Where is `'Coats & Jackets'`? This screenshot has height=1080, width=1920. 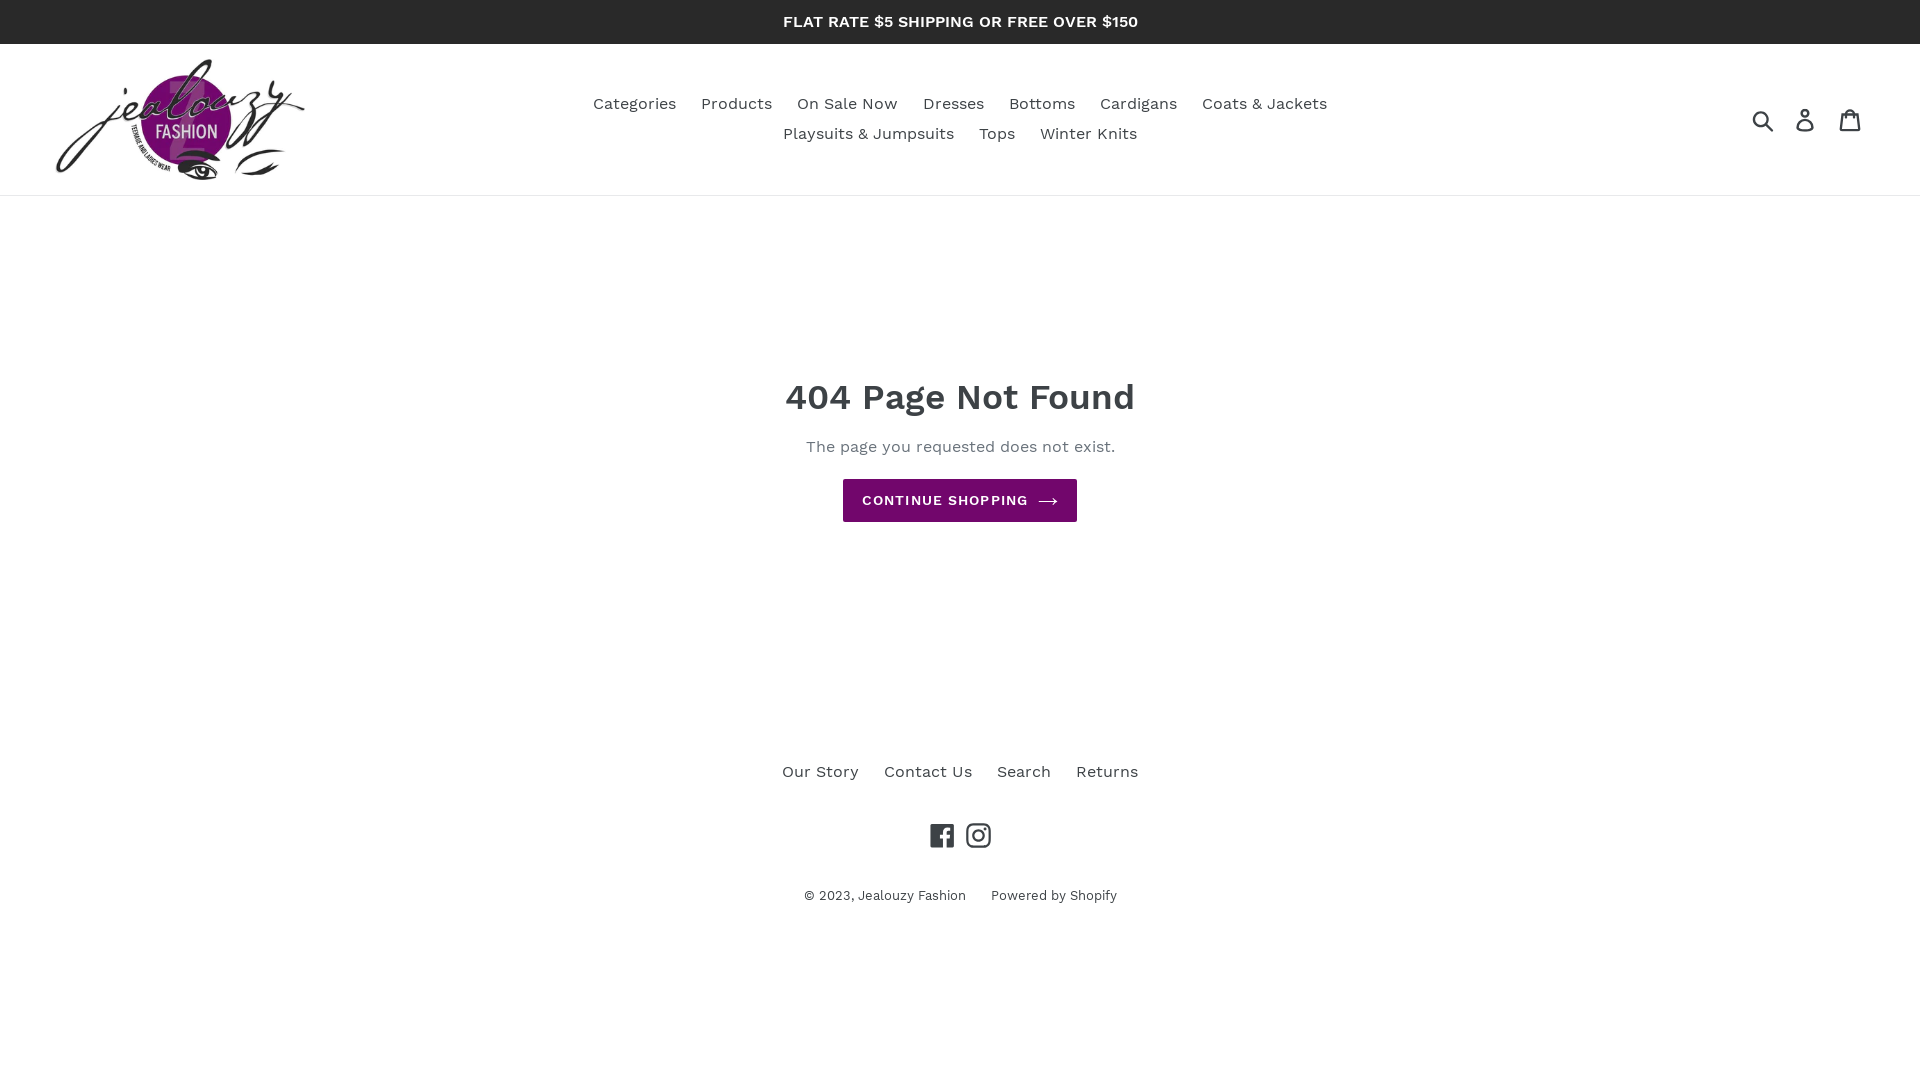
'Coats & Jackets' is located at coordinates (1263, 104).